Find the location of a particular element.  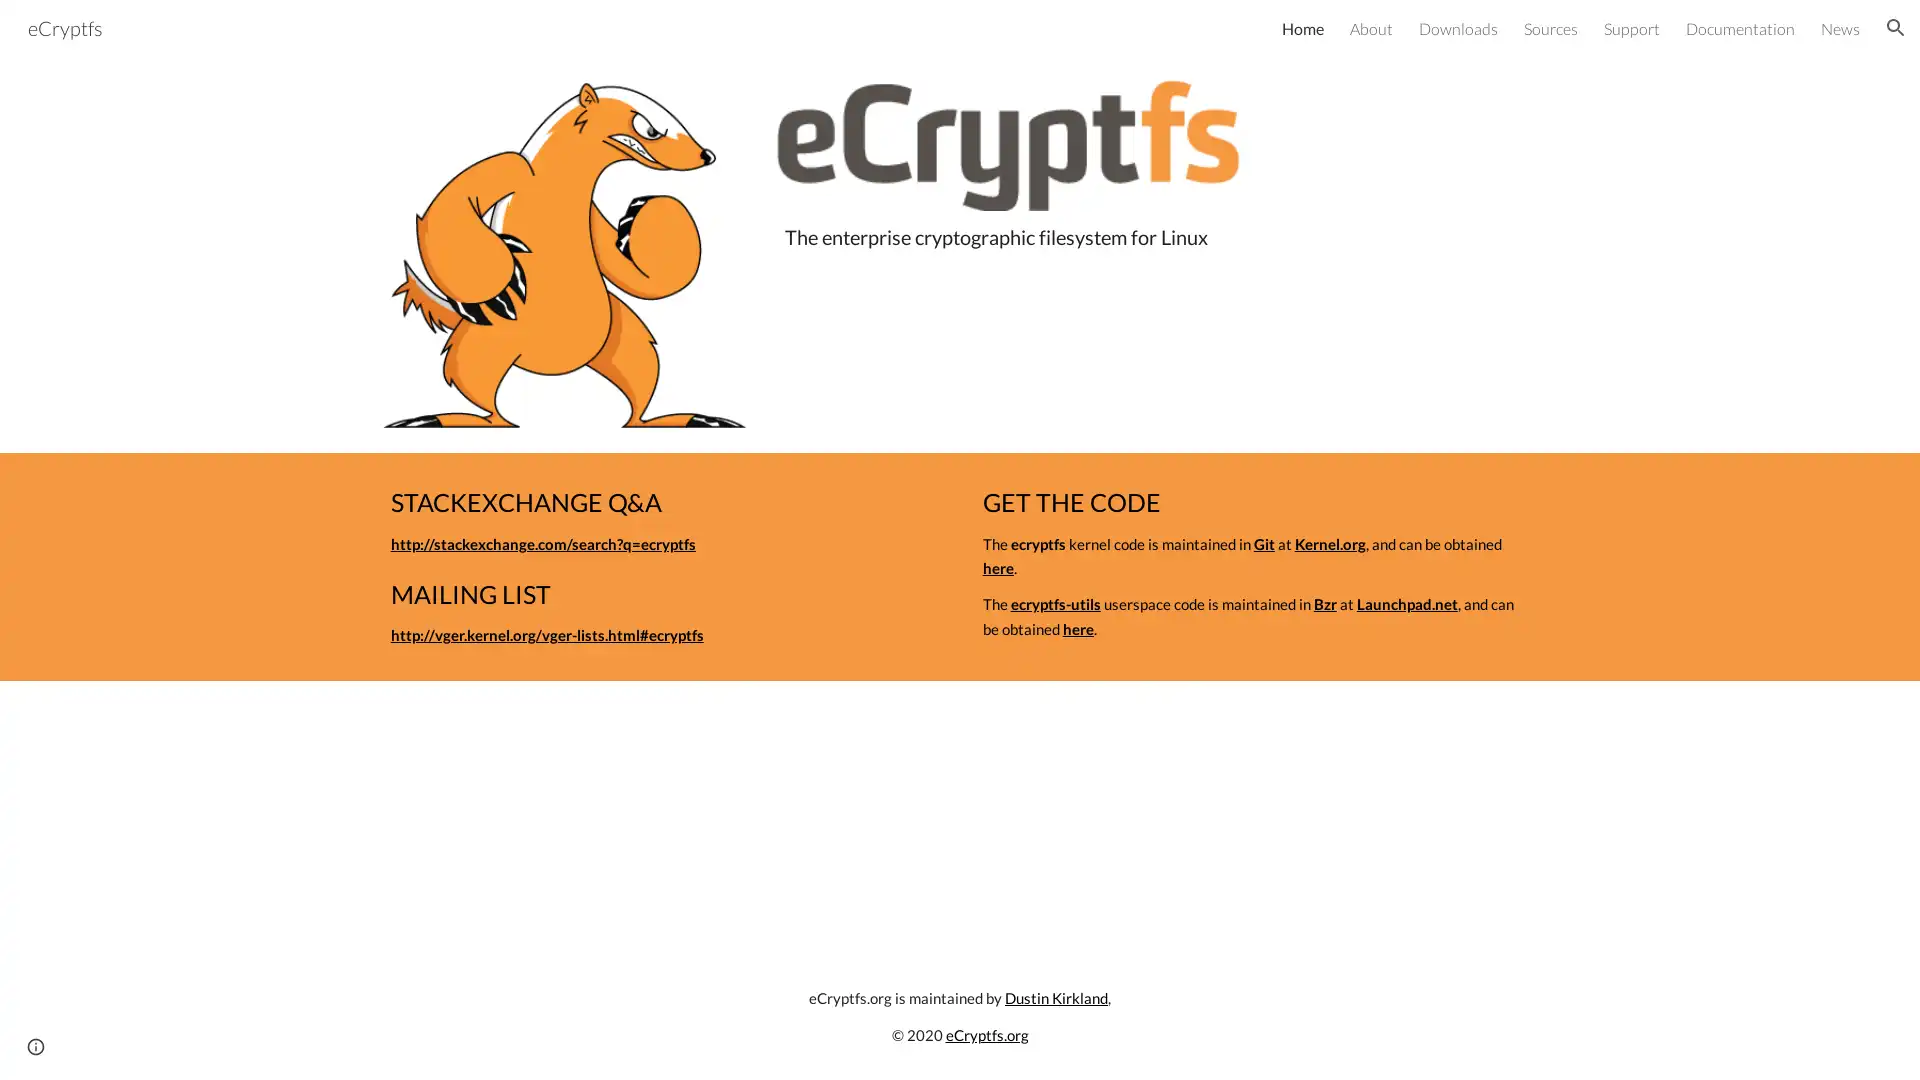

Report abuse is located at coordinates (240, 1044).